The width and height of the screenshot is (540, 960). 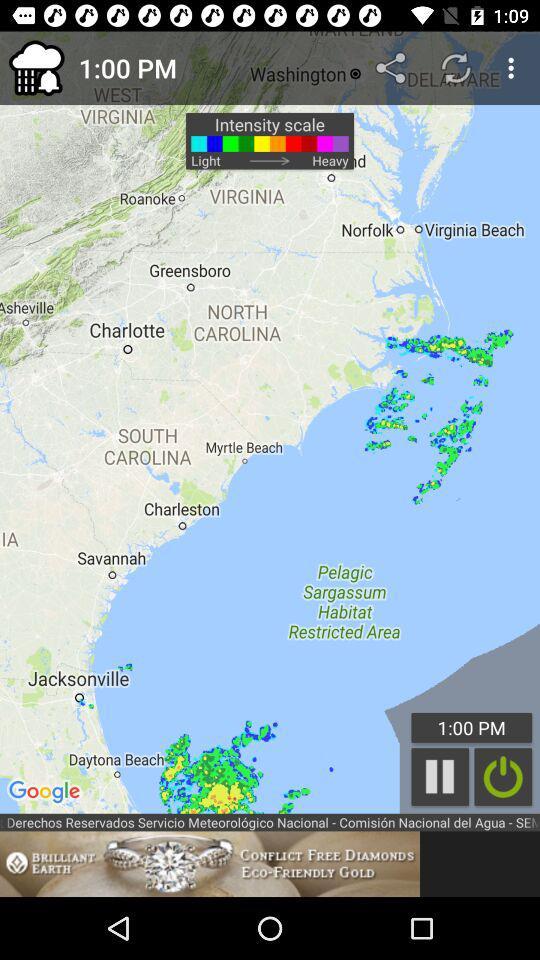 What do you see at coordinates (440, 776) in the screenshot?
I see `icon below 1:00 pm icon` at bounding box center [440, 776].